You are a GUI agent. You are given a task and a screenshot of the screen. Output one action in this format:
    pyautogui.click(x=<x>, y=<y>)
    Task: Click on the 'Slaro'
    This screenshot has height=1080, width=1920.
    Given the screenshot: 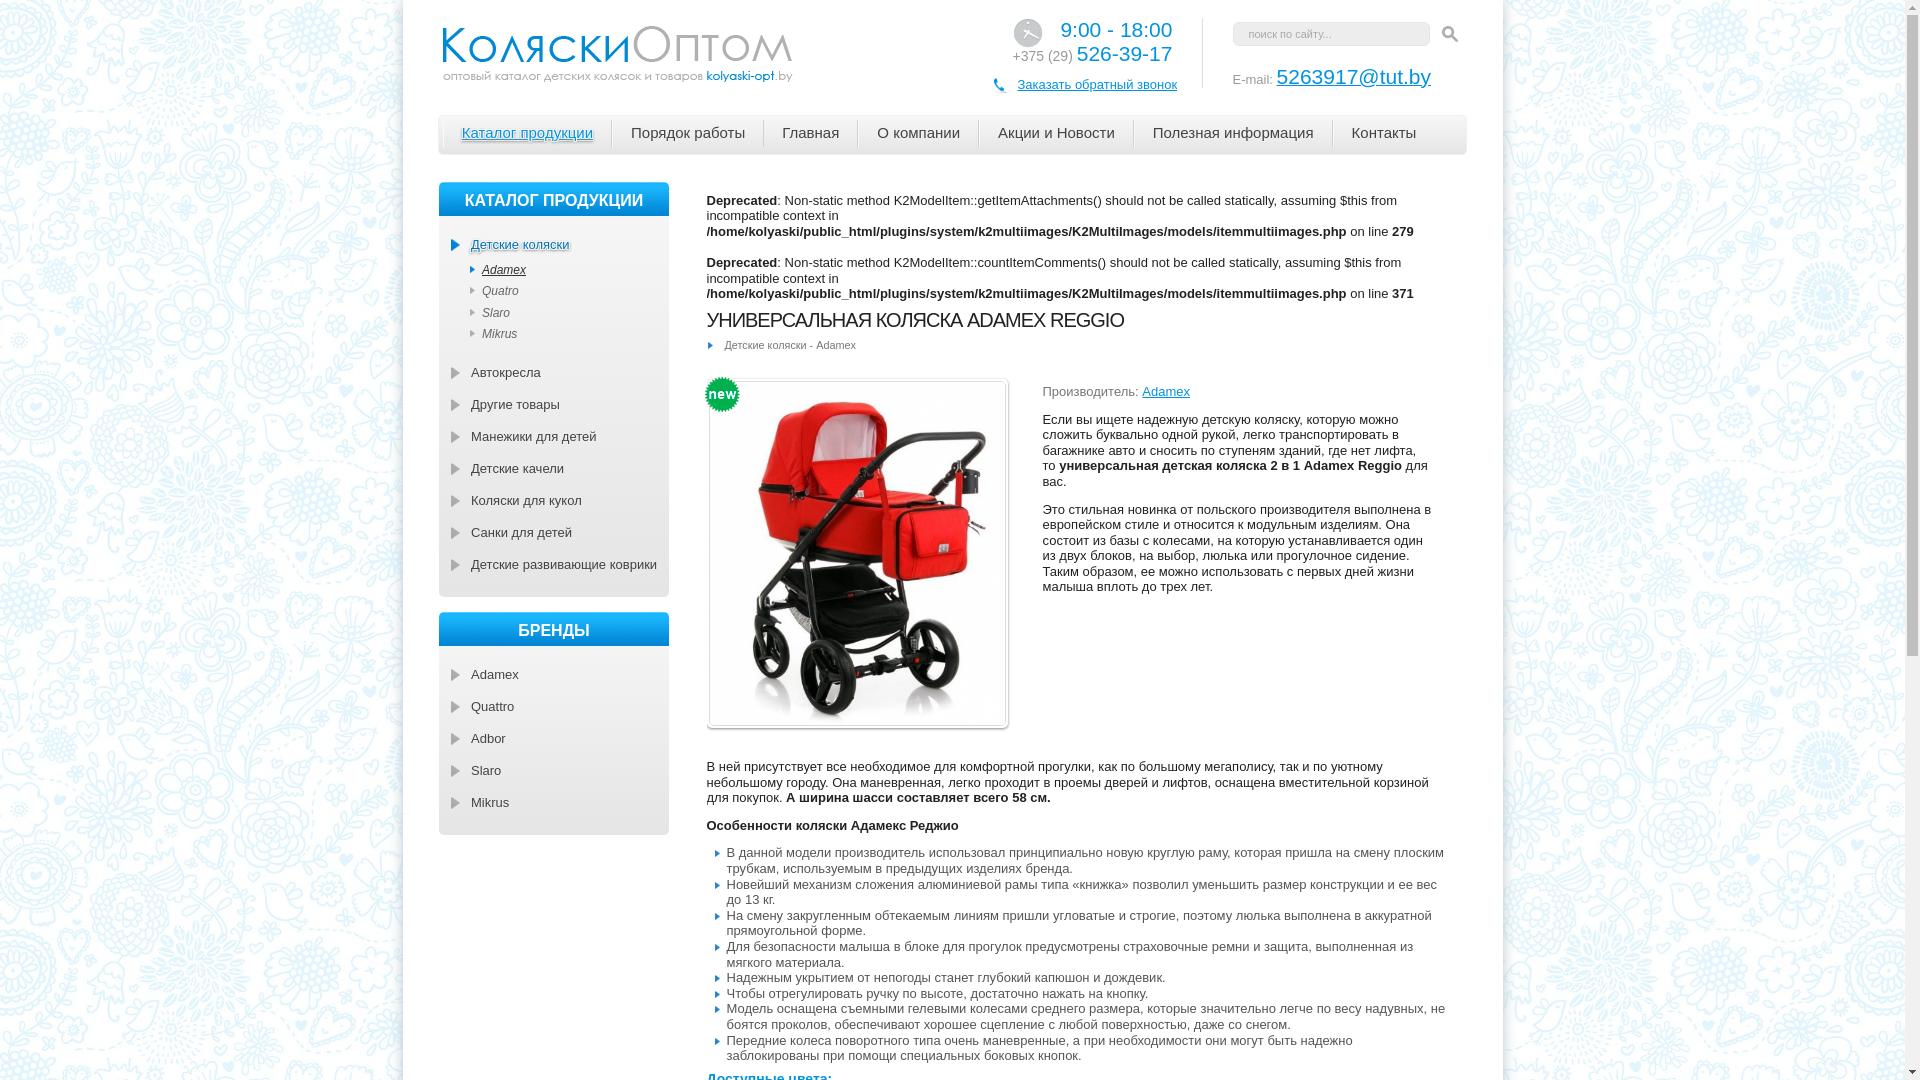 What is the action you would take?
    pyautogui.click(x=453, y=769)
    